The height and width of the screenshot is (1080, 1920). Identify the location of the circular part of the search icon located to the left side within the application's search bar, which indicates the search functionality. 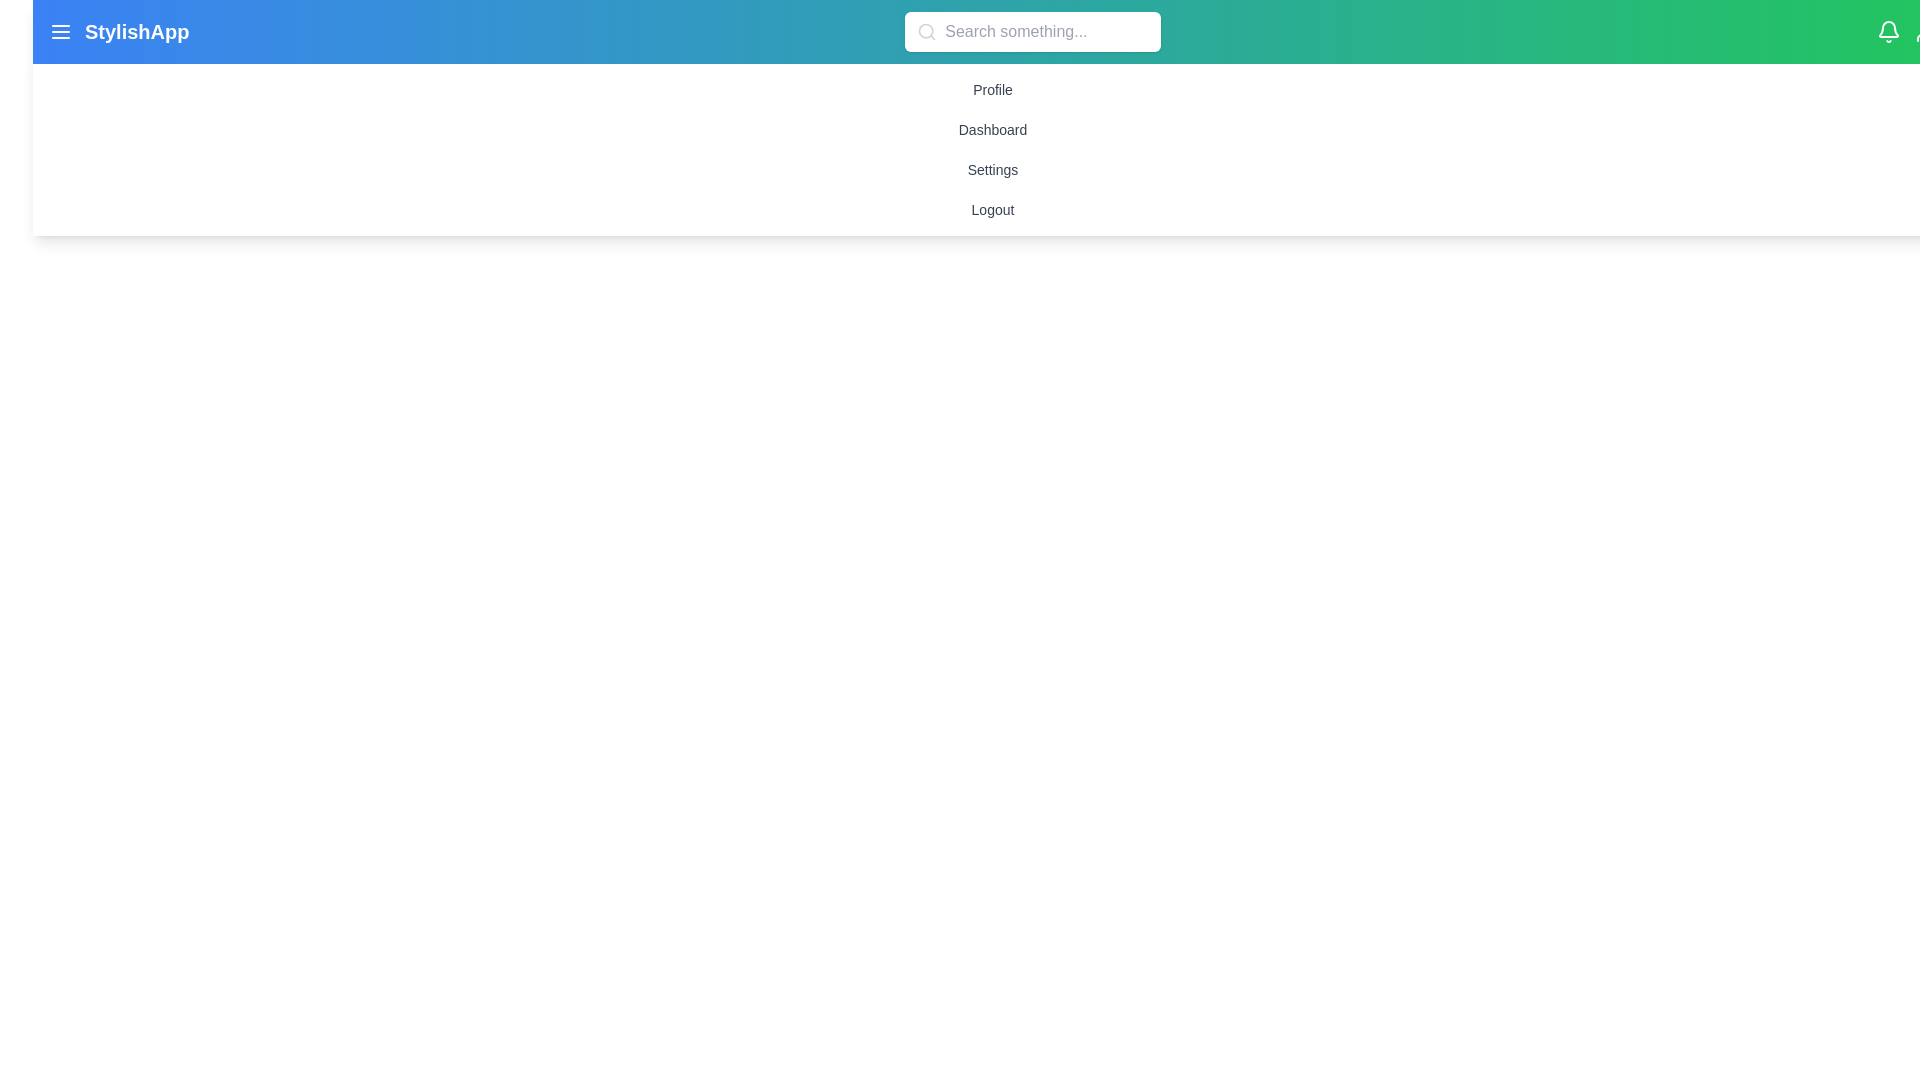
(925, 31).